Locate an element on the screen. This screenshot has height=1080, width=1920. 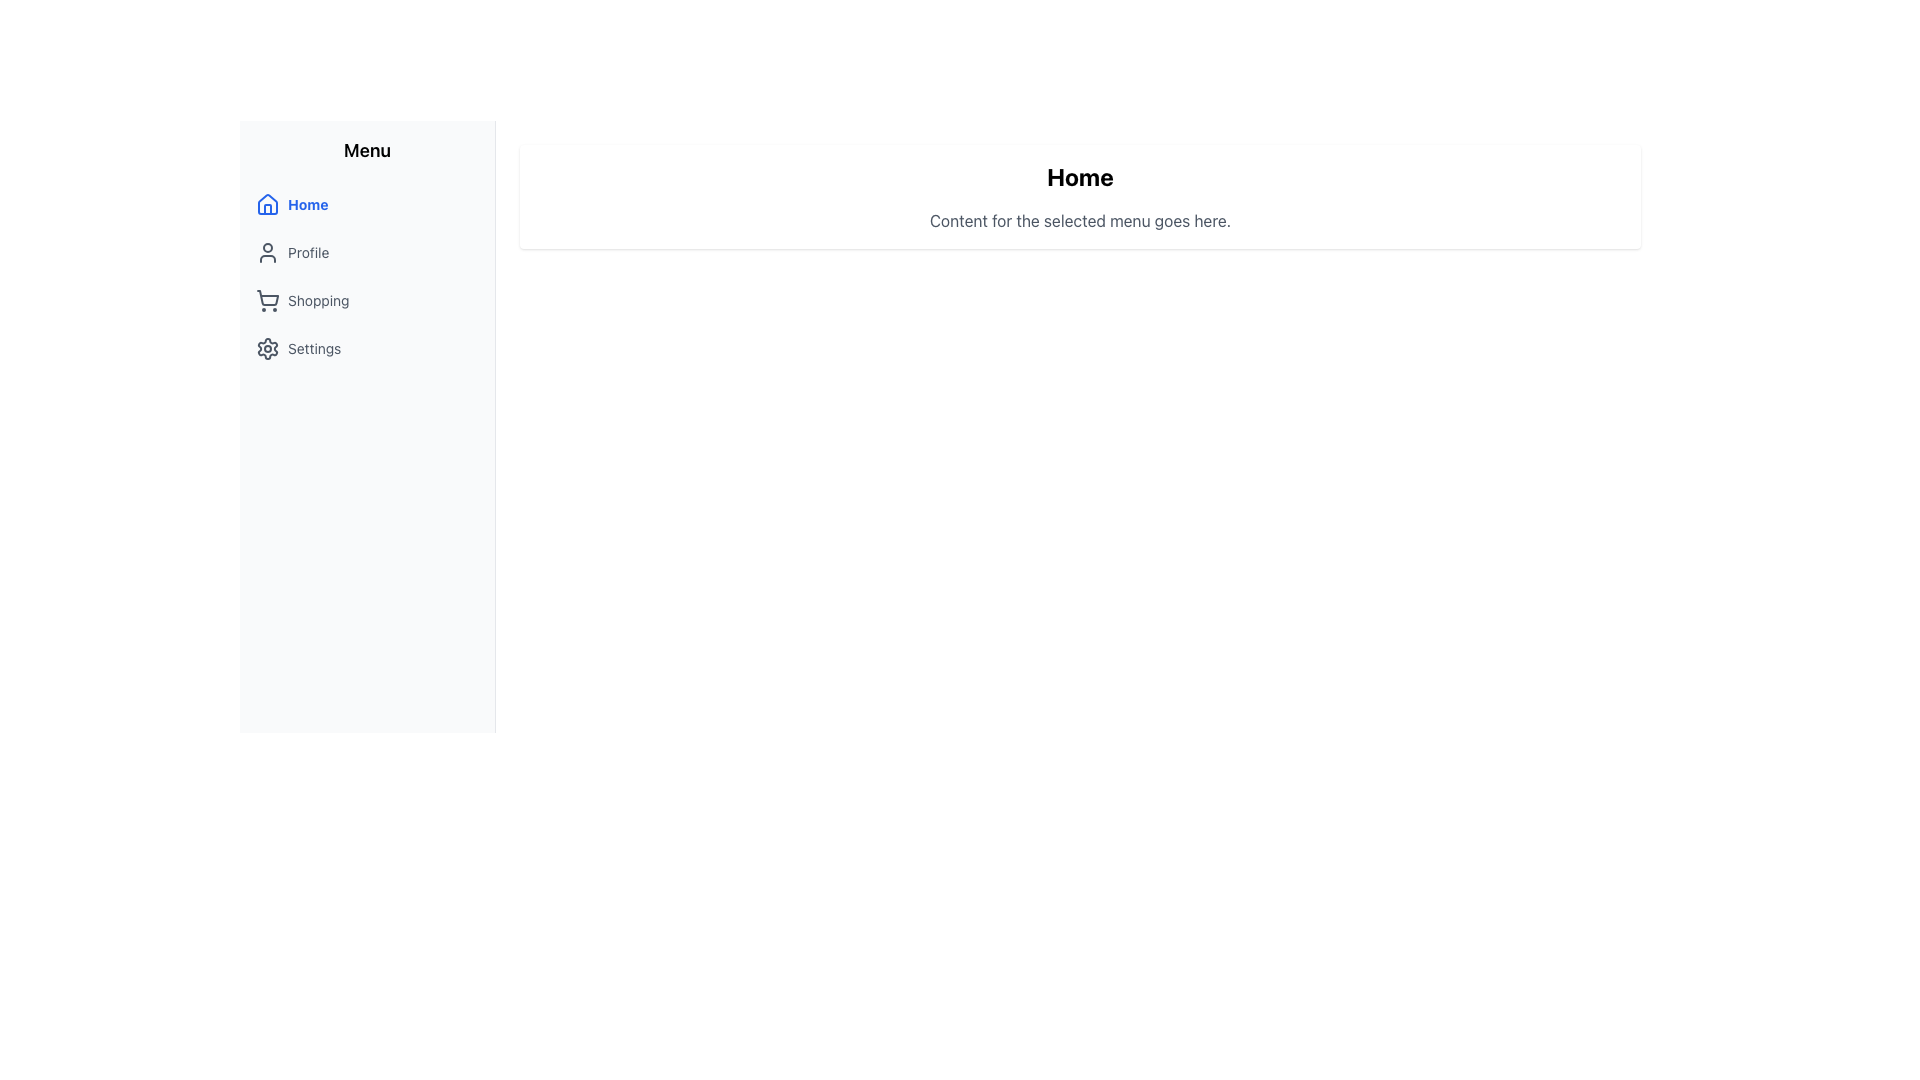
the house icon in the sidebar menu is located at coordinates (267, 204).